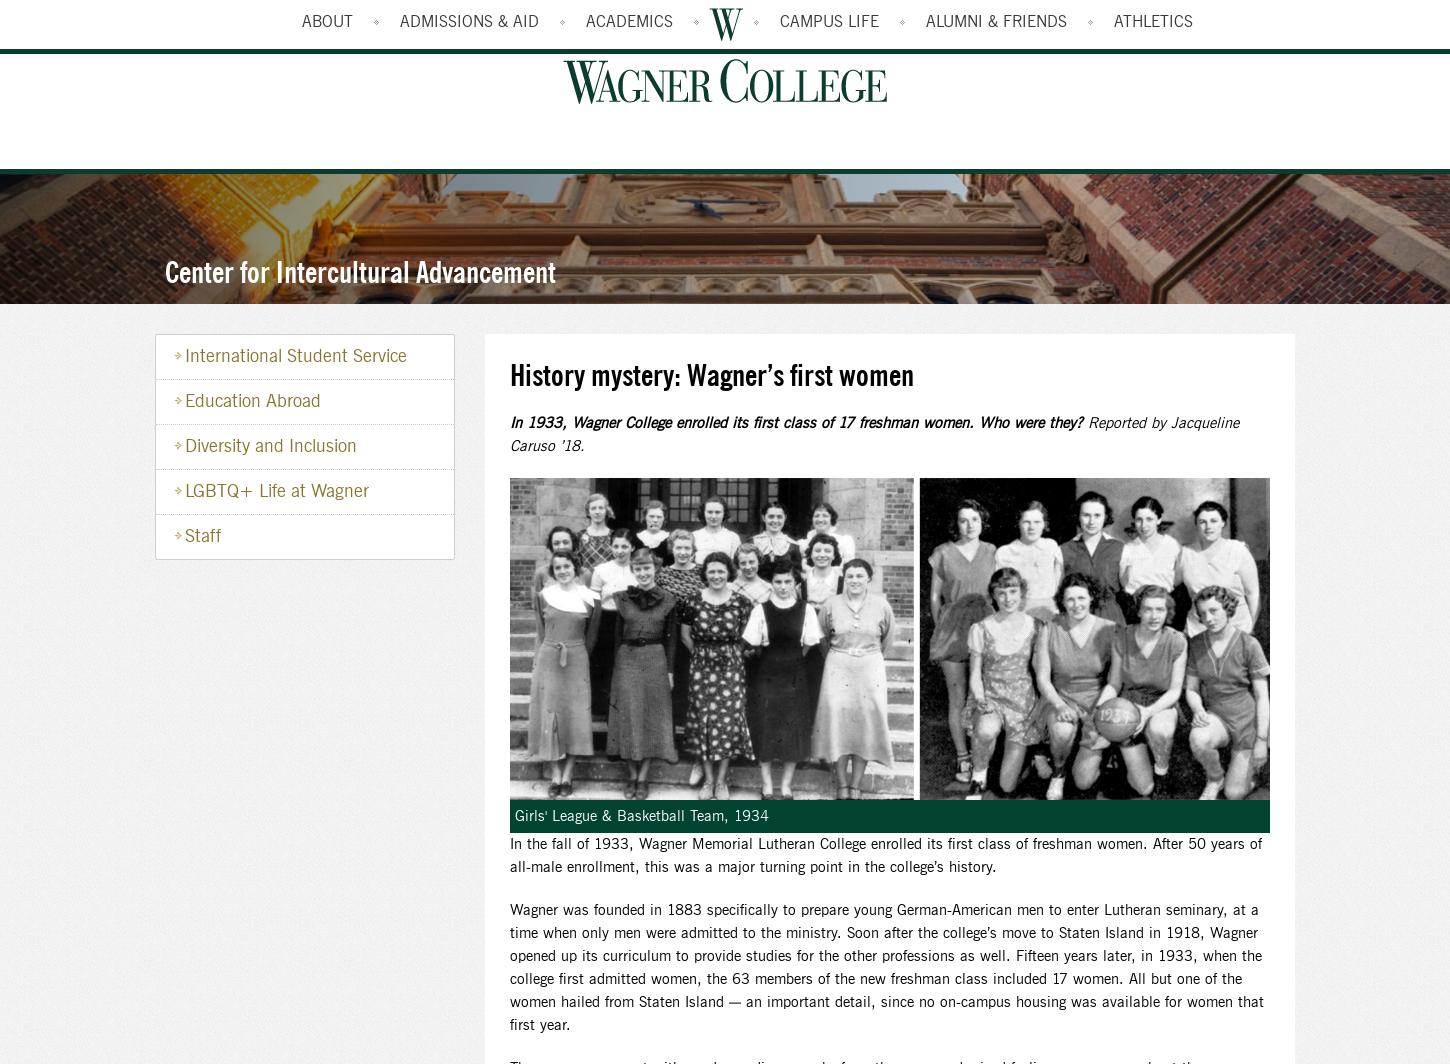 The height and width of the screenshot is (1064, 1450). Describe the element at coordinates (798, 424) in the screenshot. I see `'In 1933, Wagner College enrolled its first class of 17 freshman women. Who were they?'` at that location.